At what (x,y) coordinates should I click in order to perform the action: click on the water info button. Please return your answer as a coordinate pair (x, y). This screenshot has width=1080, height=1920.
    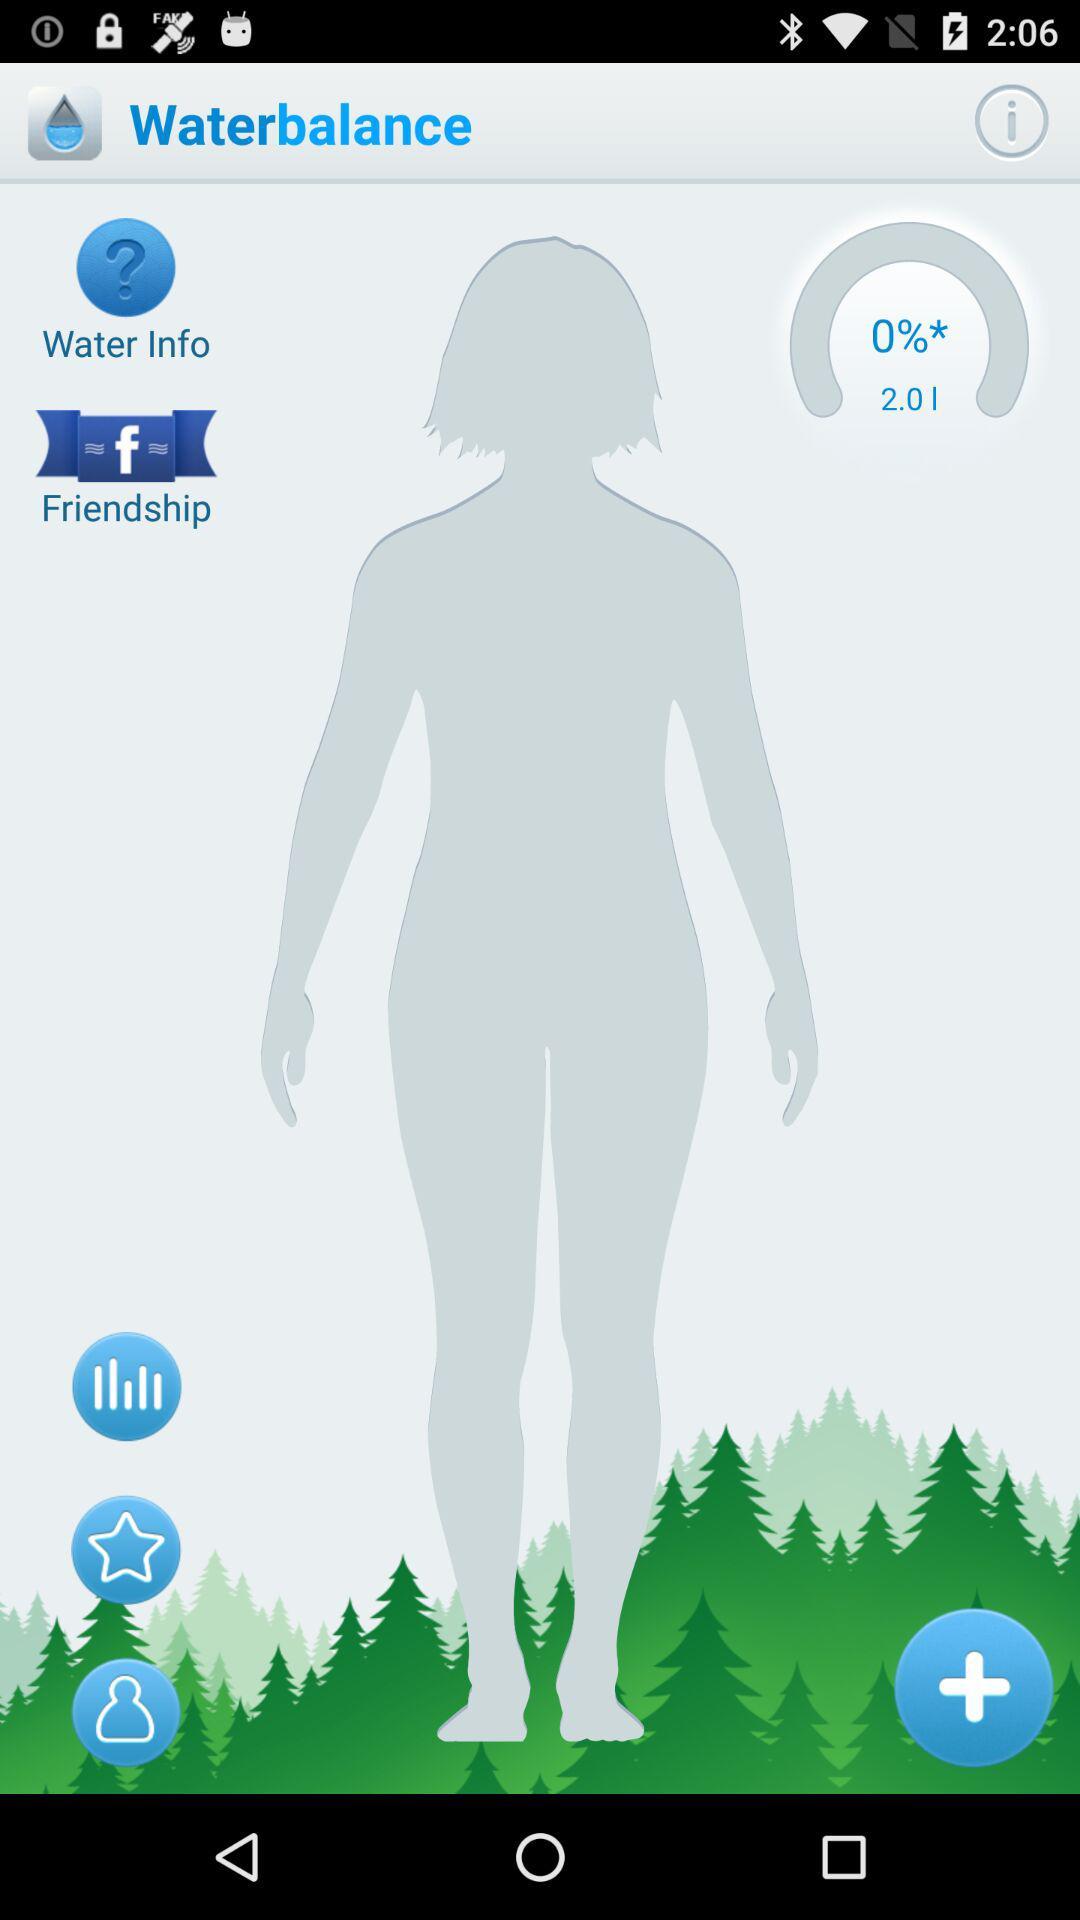
    Looking at the image, I should click on (126, 291).